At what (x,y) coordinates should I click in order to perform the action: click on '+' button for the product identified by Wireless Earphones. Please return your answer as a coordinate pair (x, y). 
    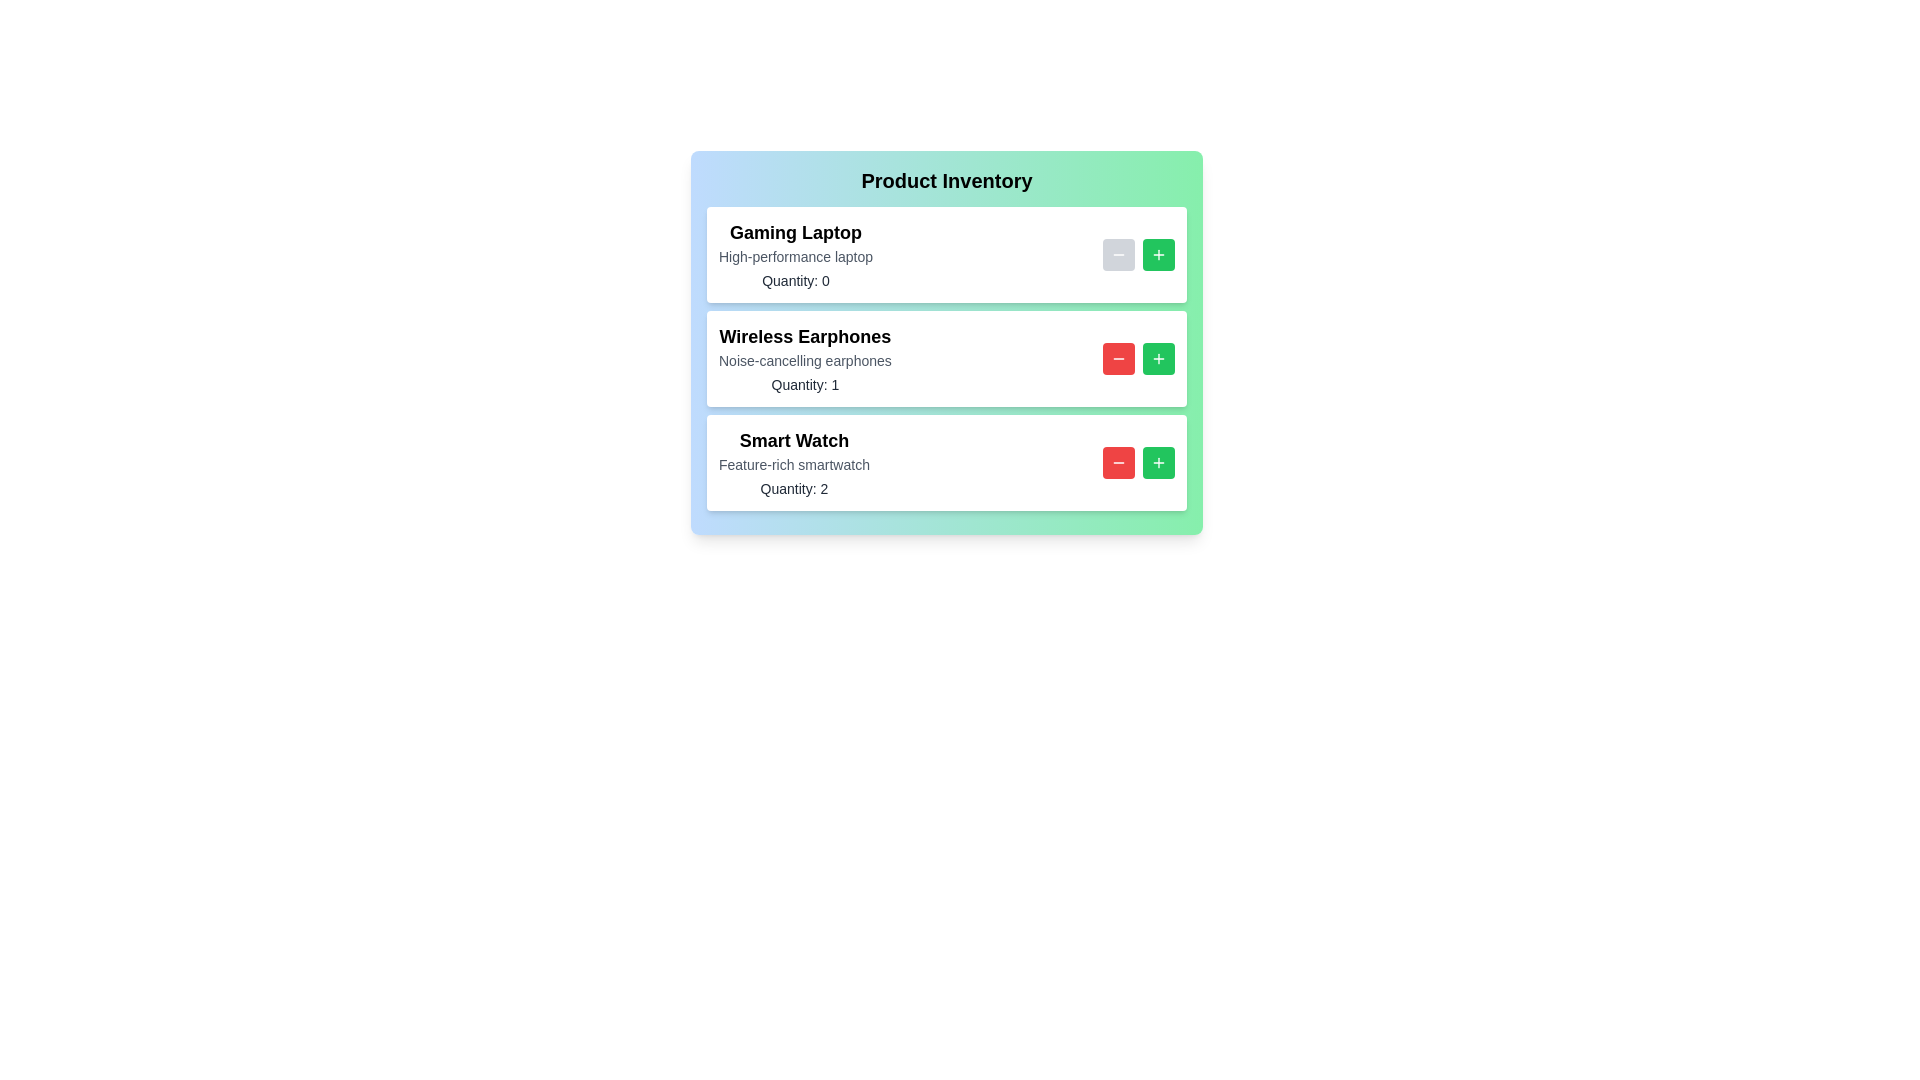
    Looking at the image, I should click on (1158, 357).